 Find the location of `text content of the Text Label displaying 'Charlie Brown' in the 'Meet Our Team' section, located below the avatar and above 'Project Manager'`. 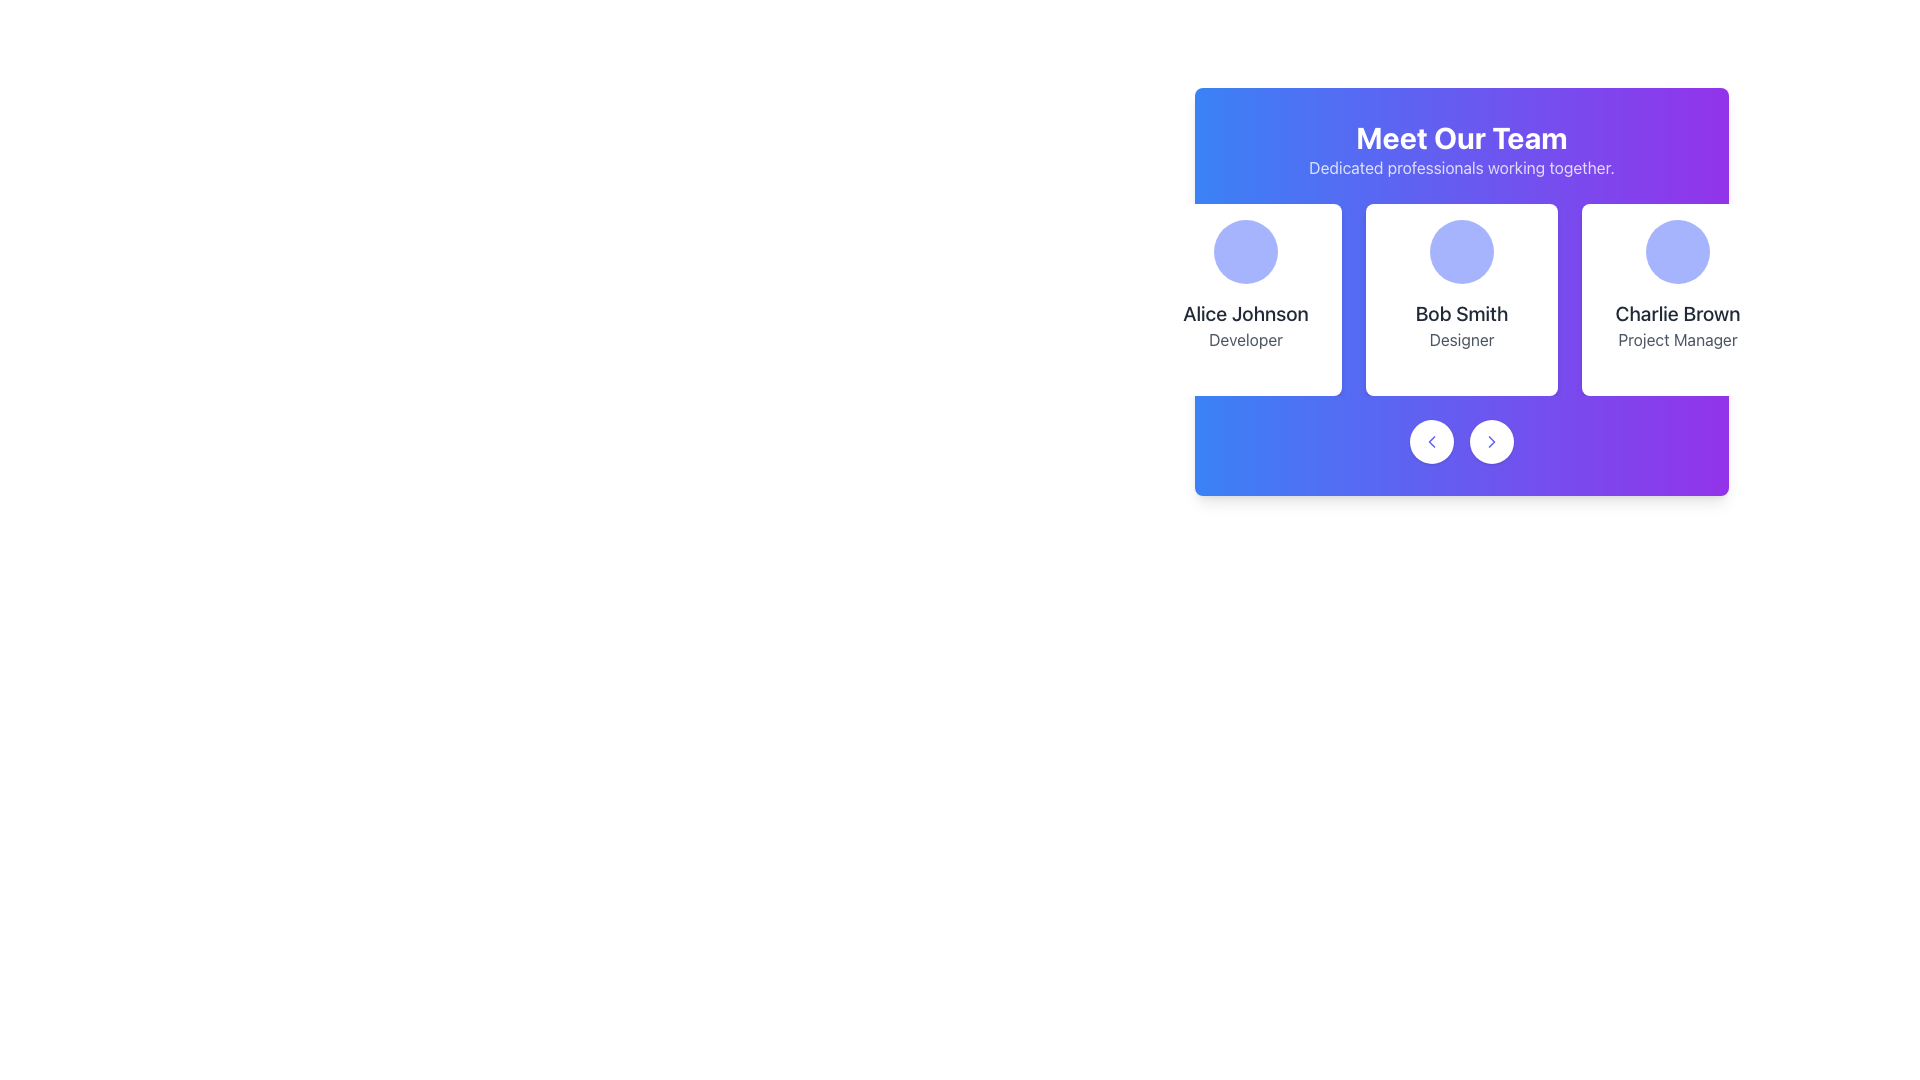

text content of the Text Label displaying 'Charlie Brown' in the 'Meet Our Team' section, located below the avatar and above 'Project Manager' is located at coordinates (1678, 313).